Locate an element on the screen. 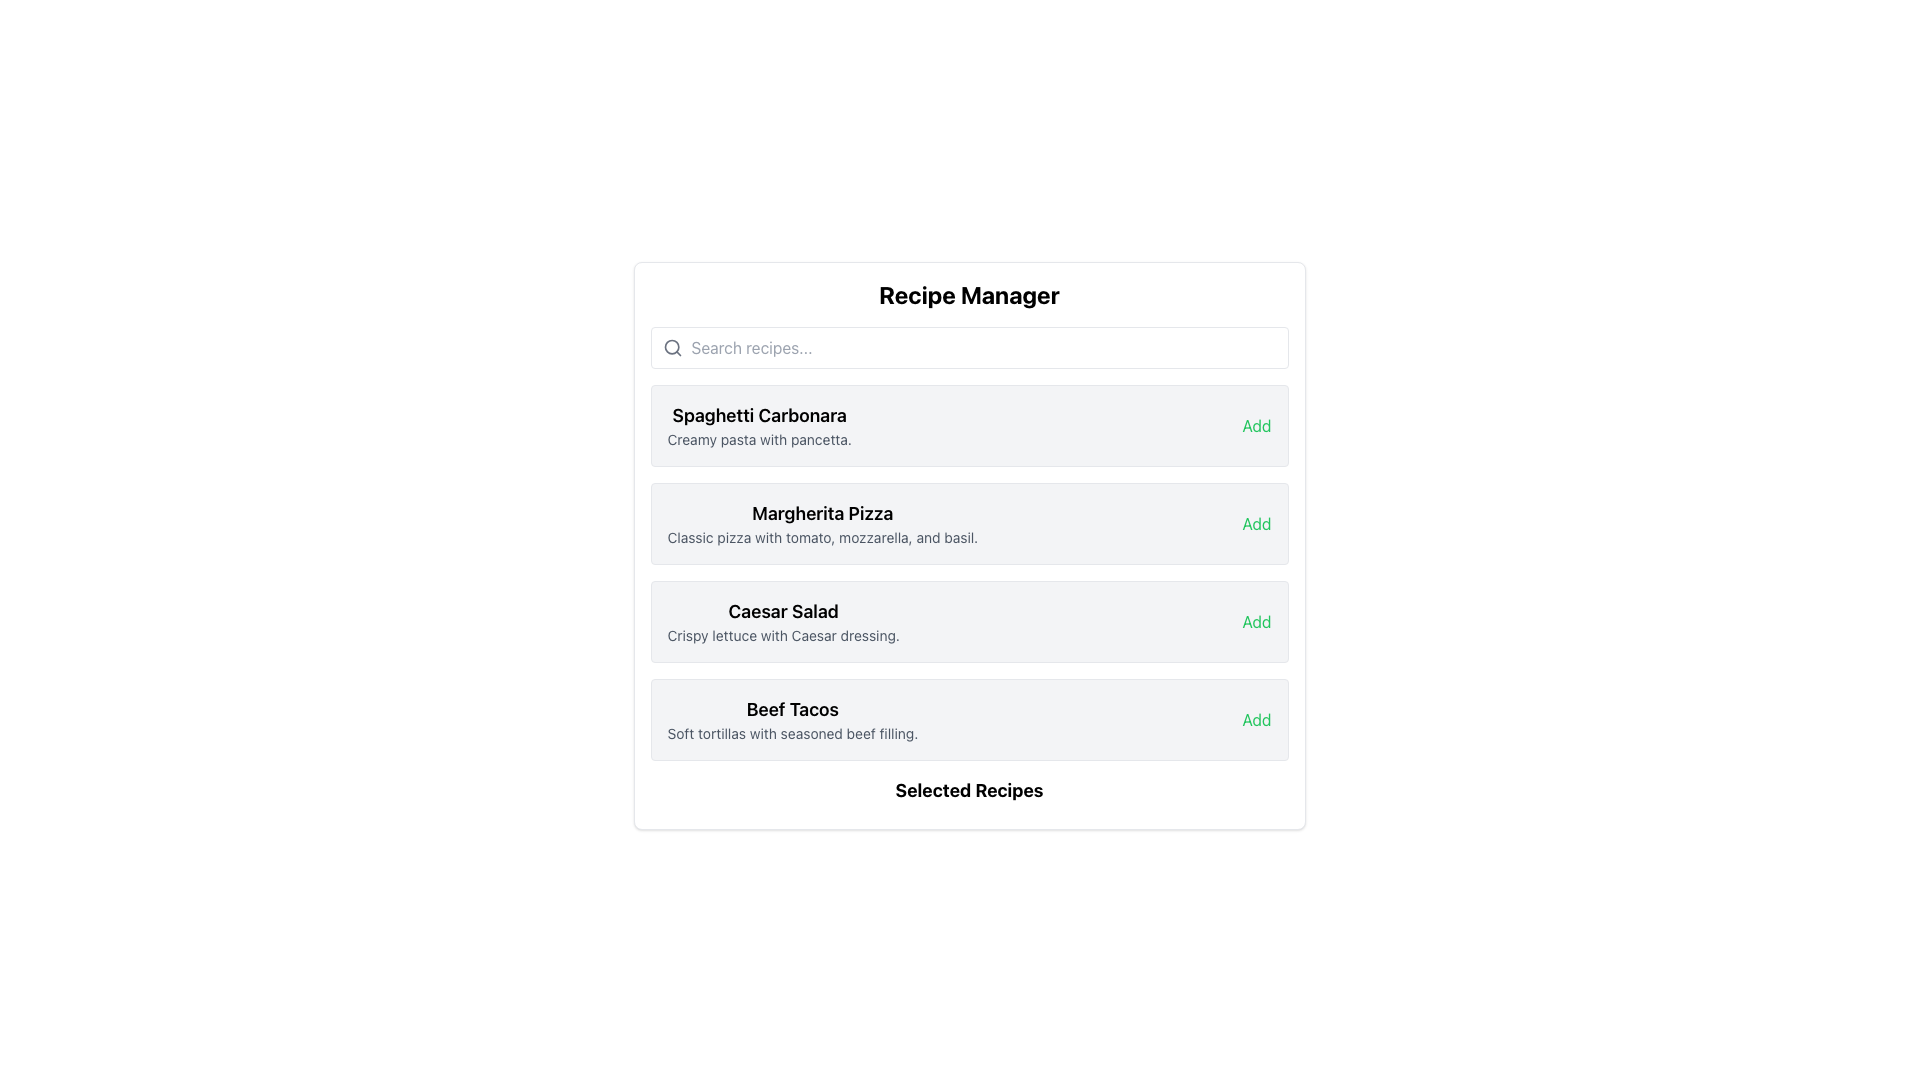  the 'Add' button for the dish 'Spaghetti Carbonara' is located at coordinates (1256, 424).